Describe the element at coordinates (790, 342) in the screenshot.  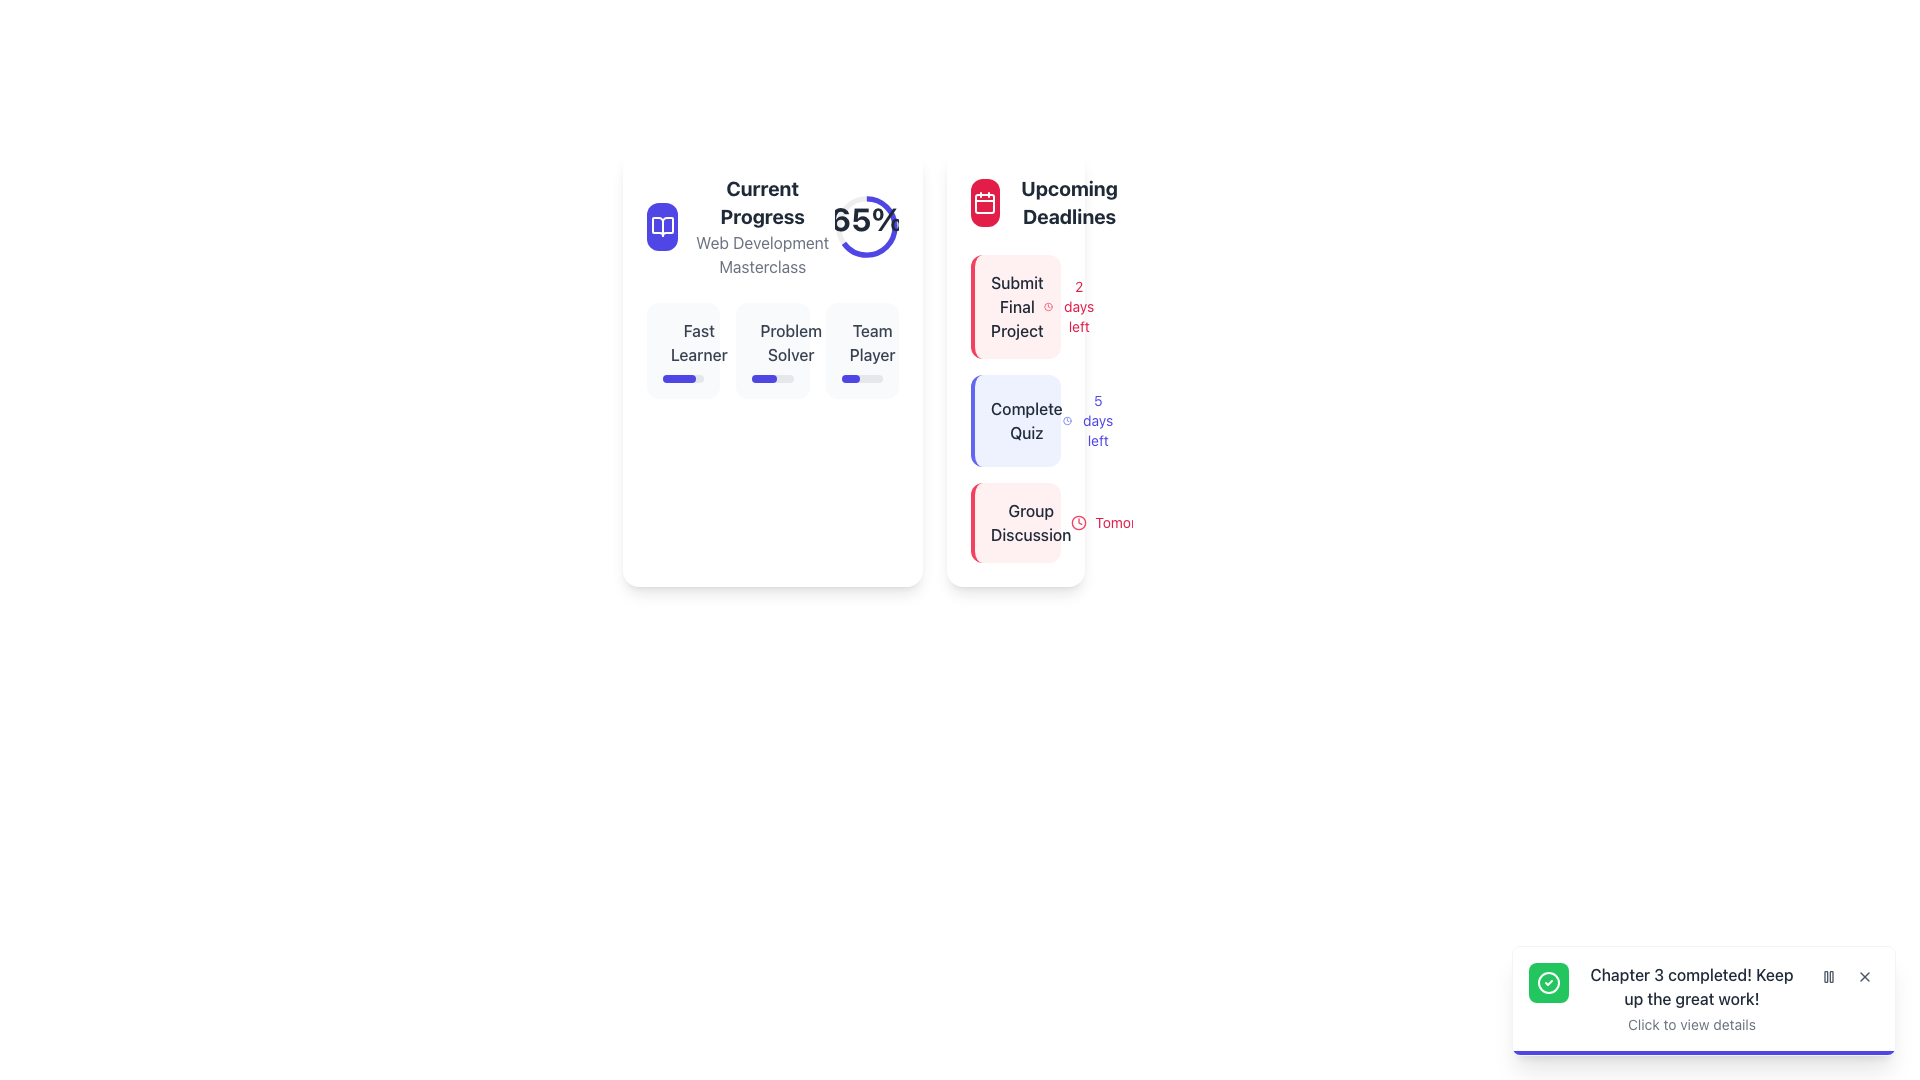
I see `the 'Problem Solver' text label` at that location.